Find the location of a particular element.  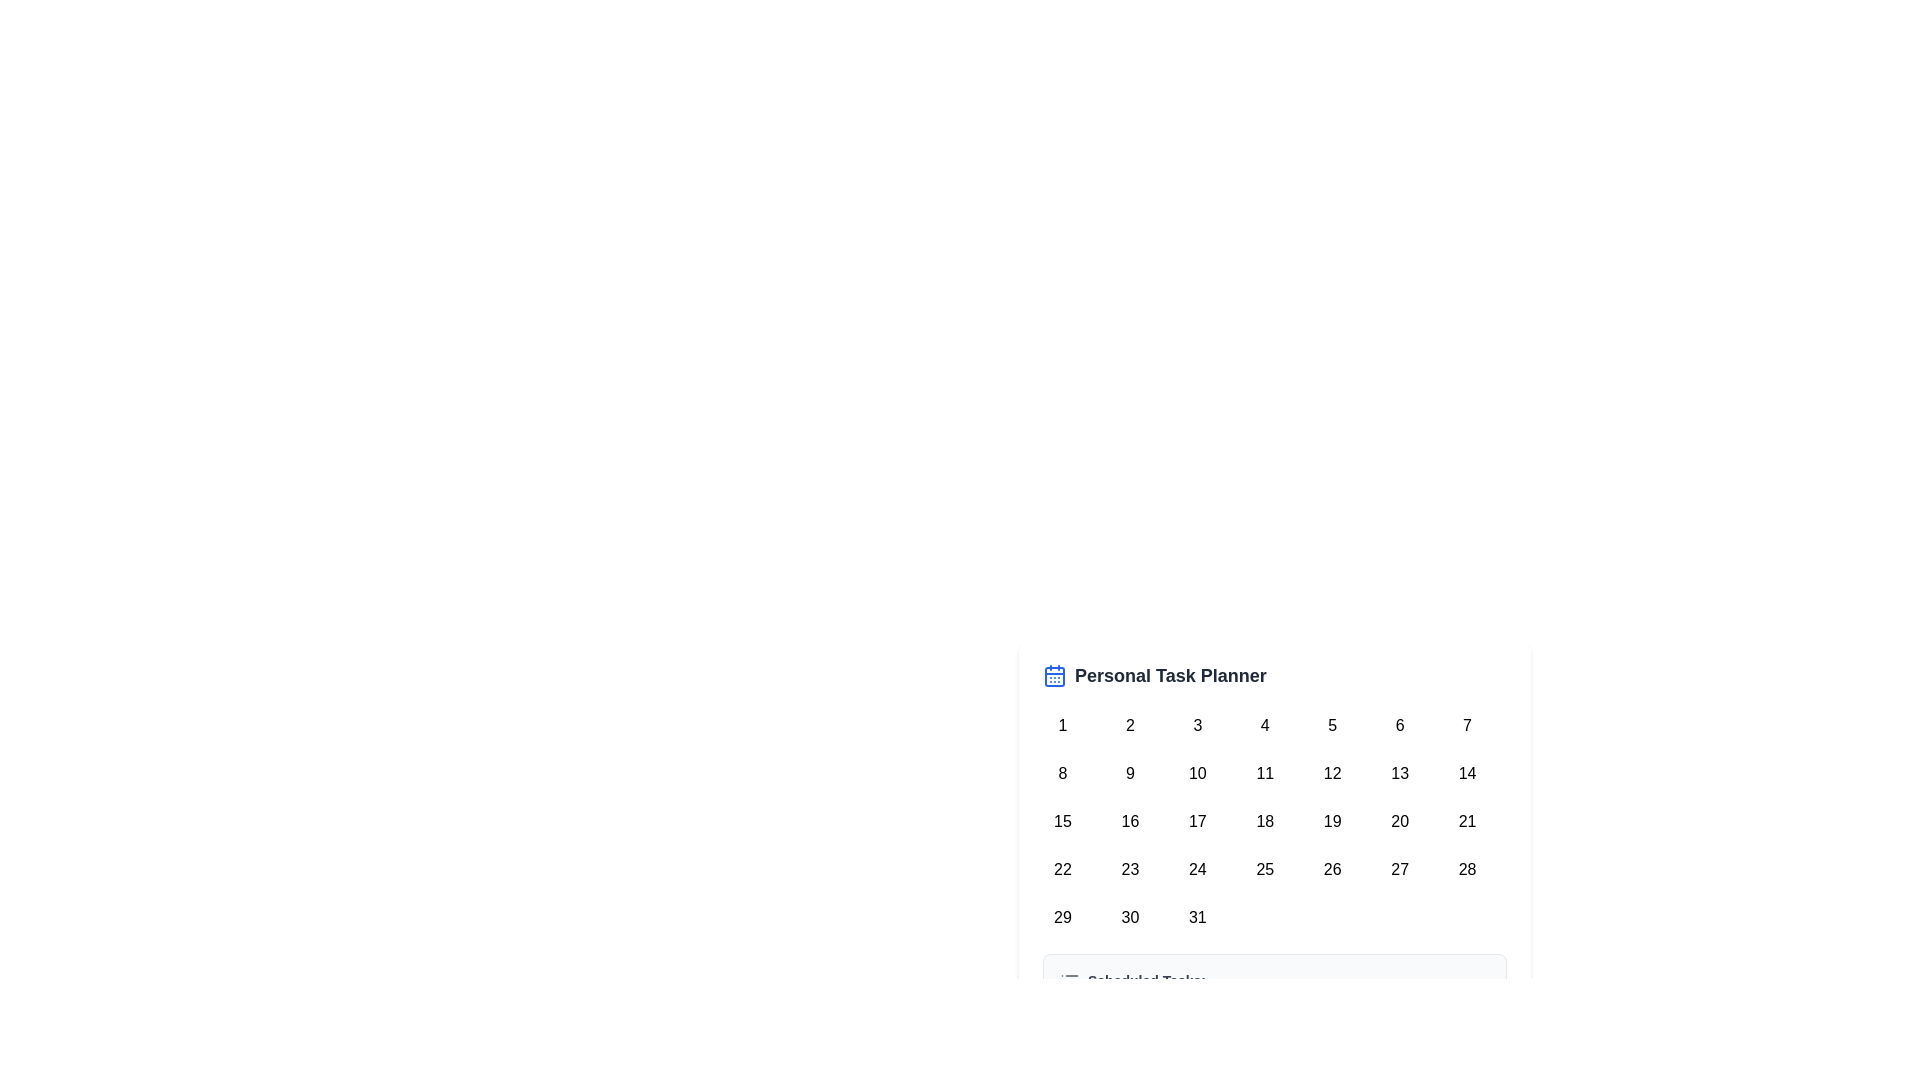

the circular button with a white background displaying the number '8' in black is located at coordinates (1061, 773).